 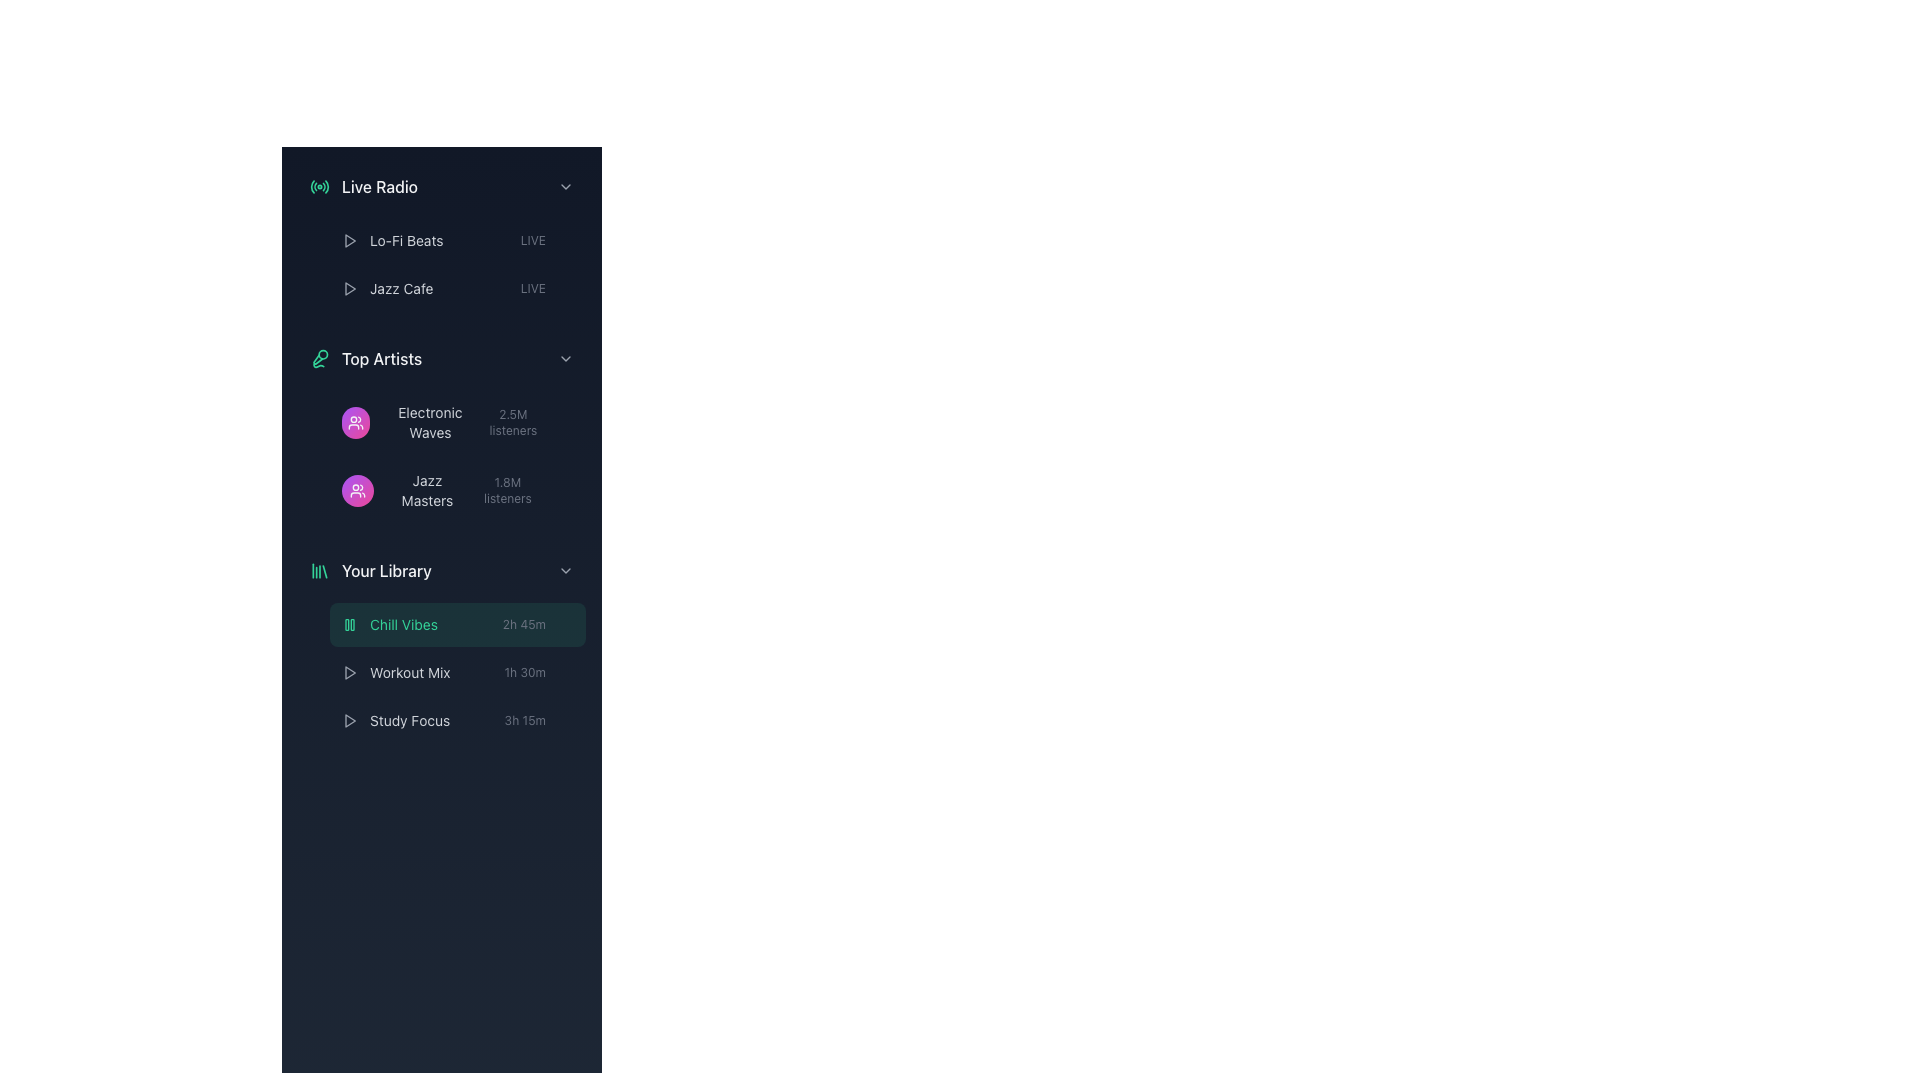 What do you see at coordinates (440, 672) in the screenshot?
I see `the second item` at bounding box center [440, 672].